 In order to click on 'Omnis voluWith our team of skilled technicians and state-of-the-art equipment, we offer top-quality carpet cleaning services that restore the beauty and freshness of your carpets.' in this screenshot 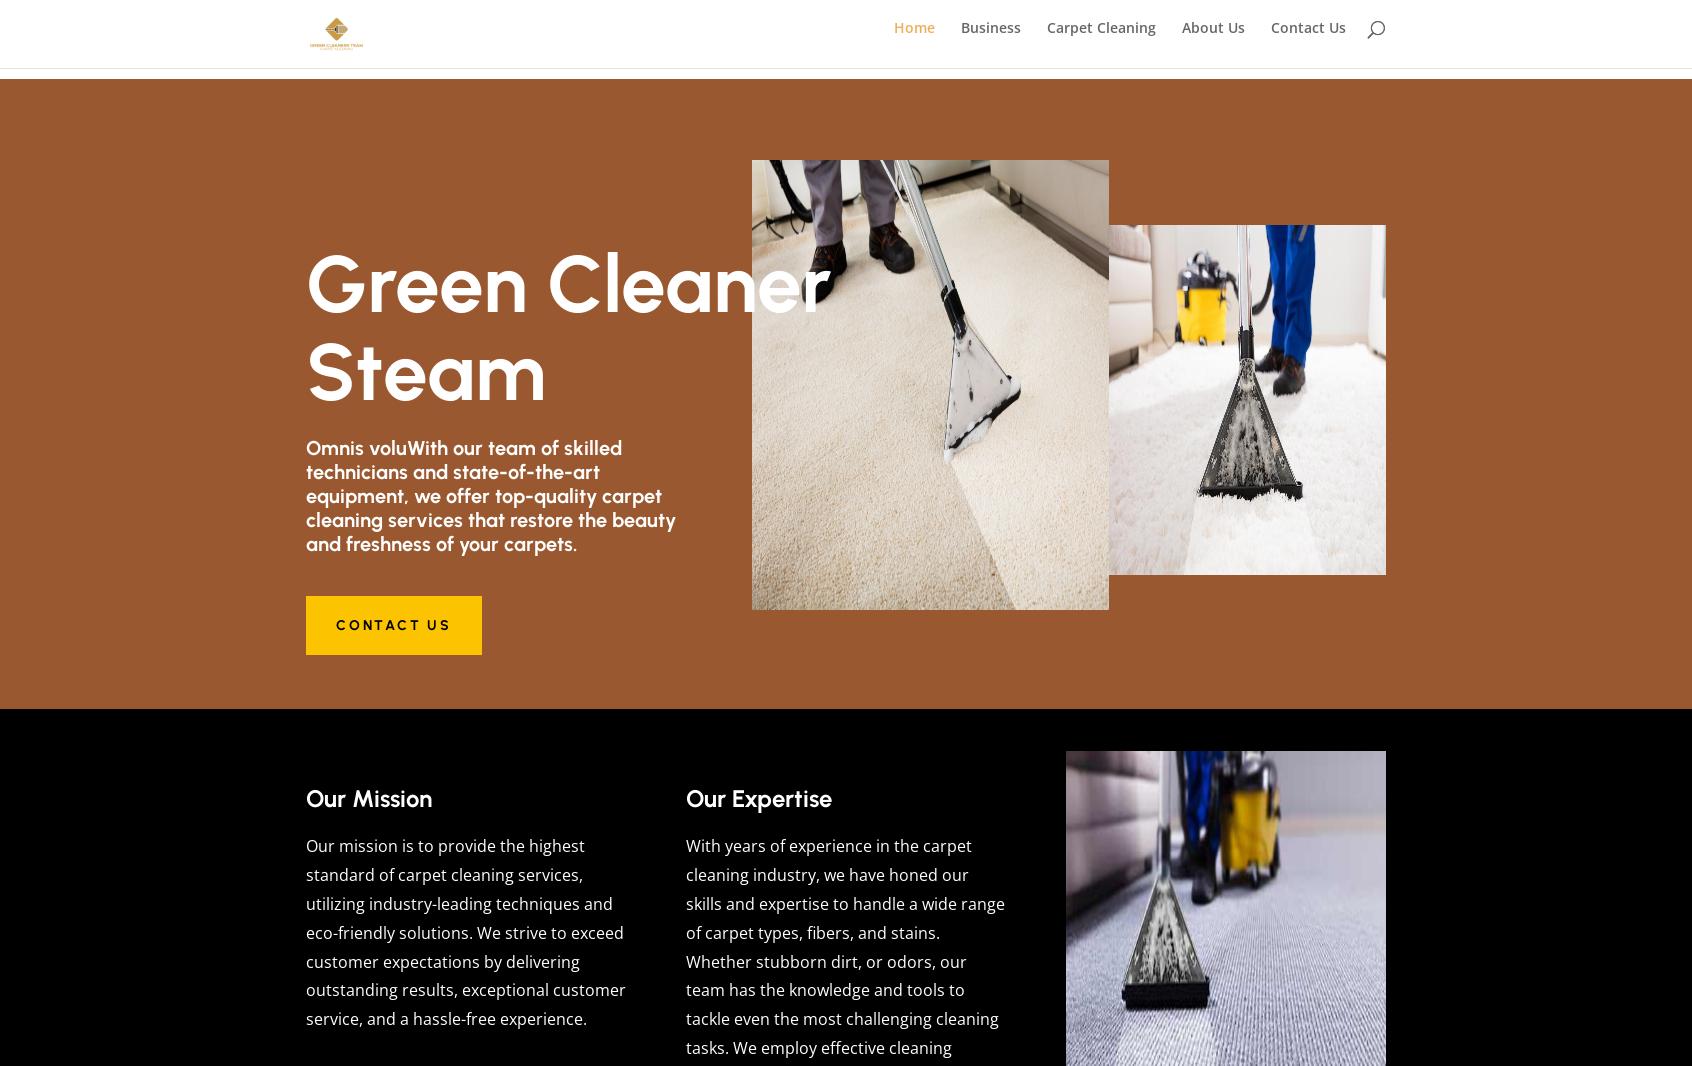, I will do `click(490, 496)`.